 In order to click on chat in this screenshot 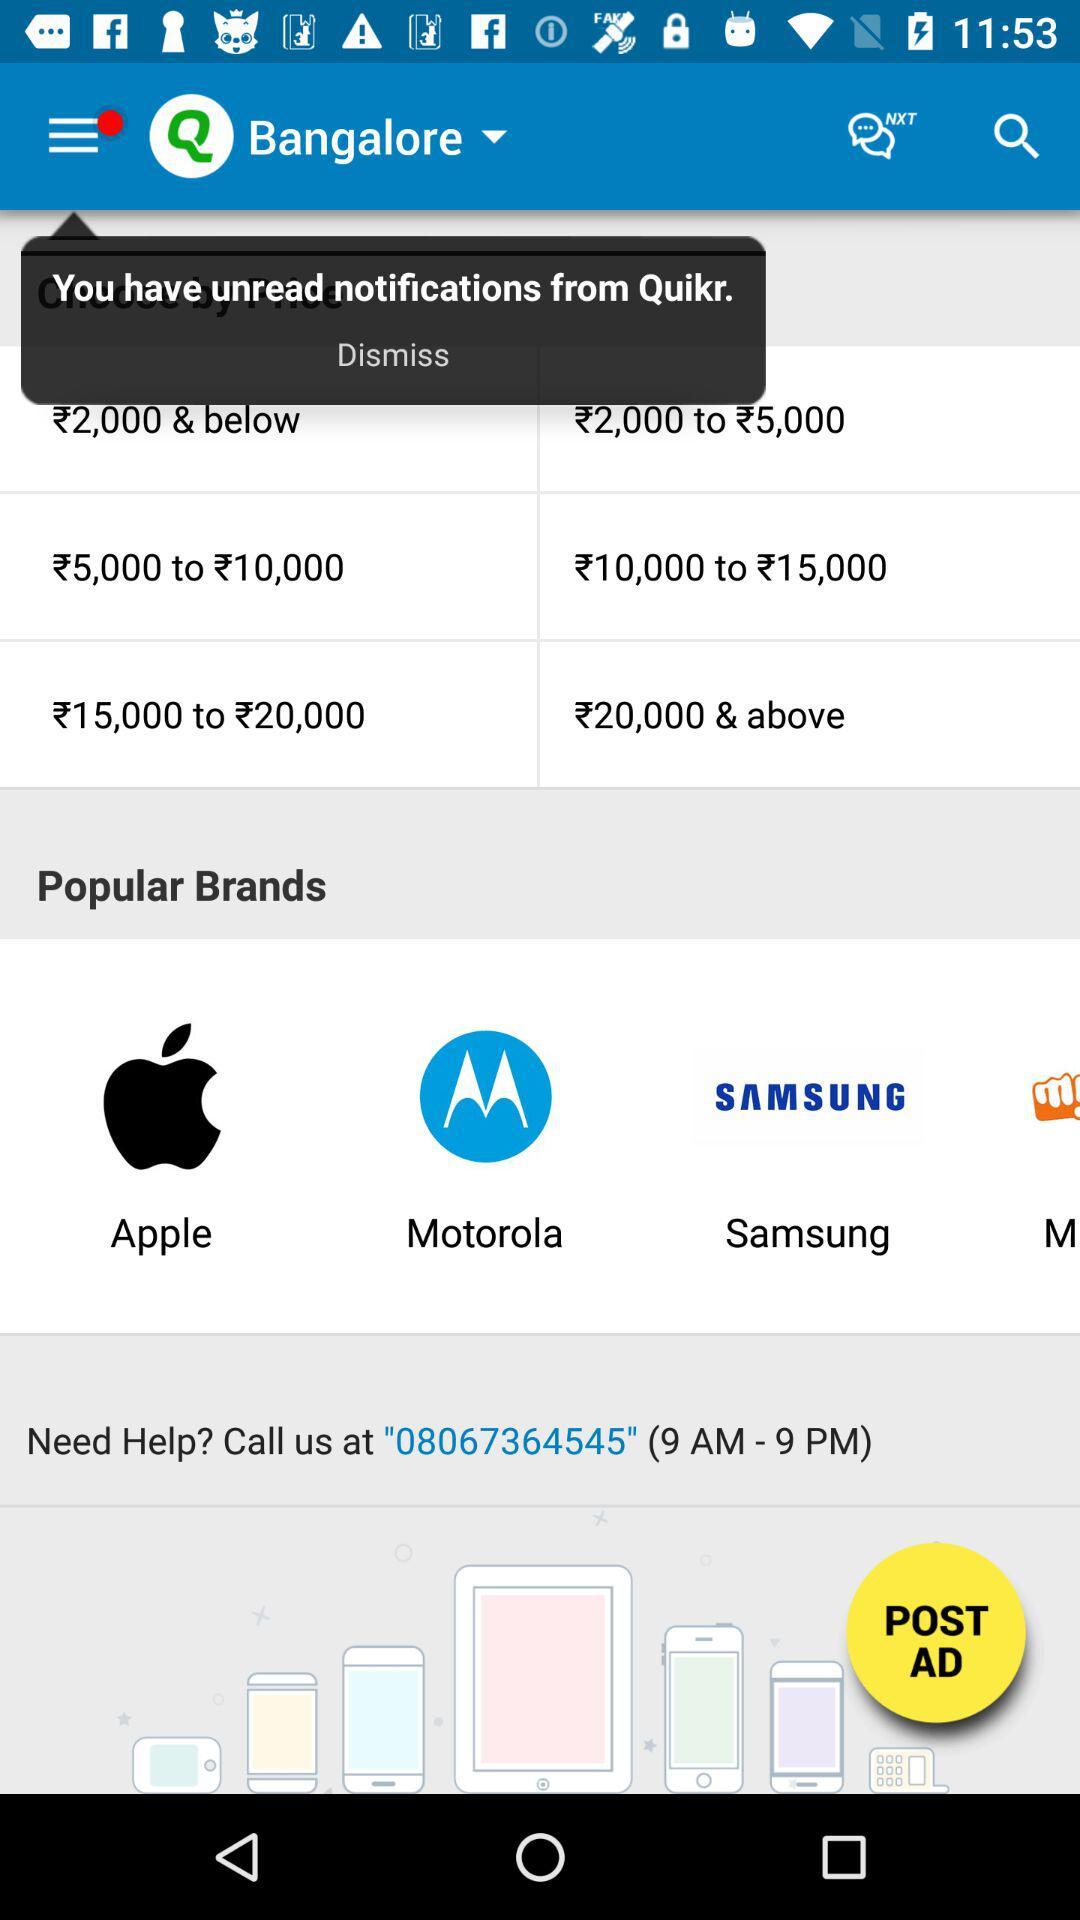, I will do `click(882, 135)`.